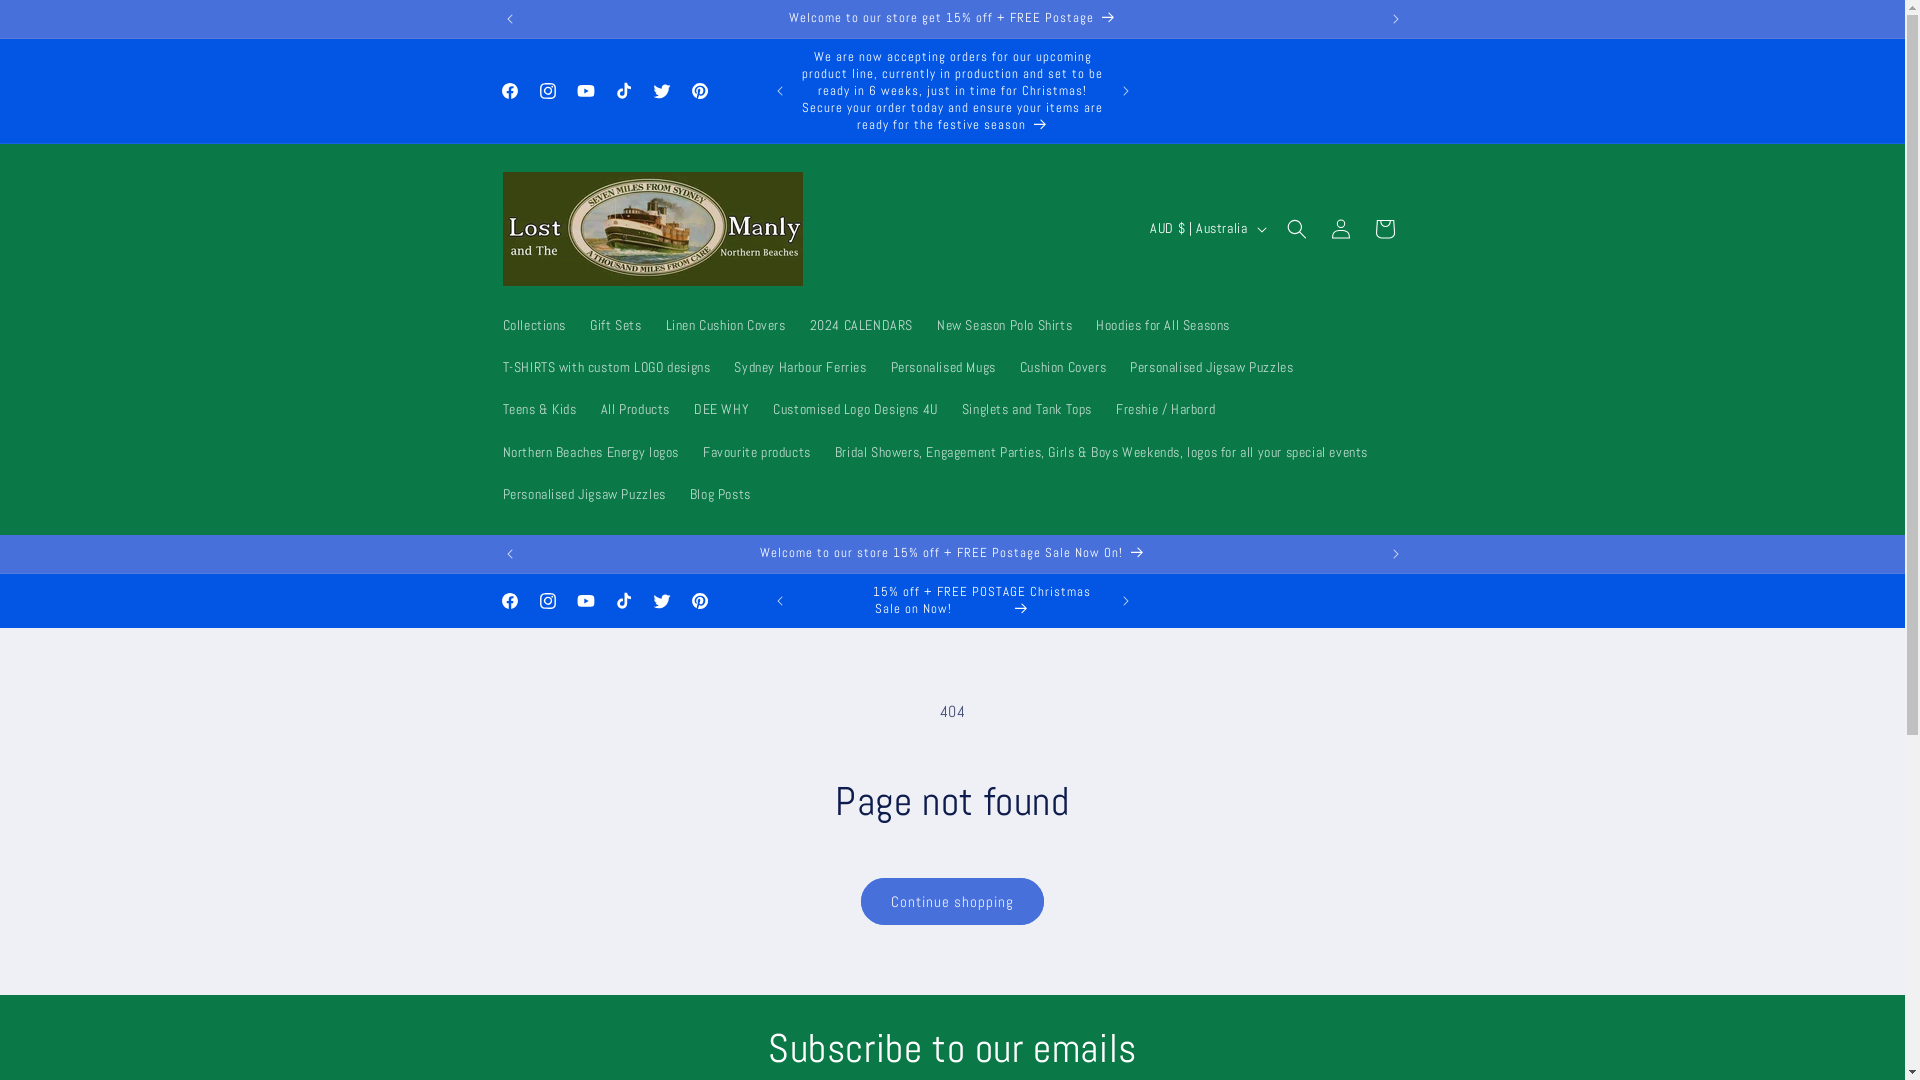 The image size is (1920, 1080). I want to click on 'TikTok', so click(603, 91).